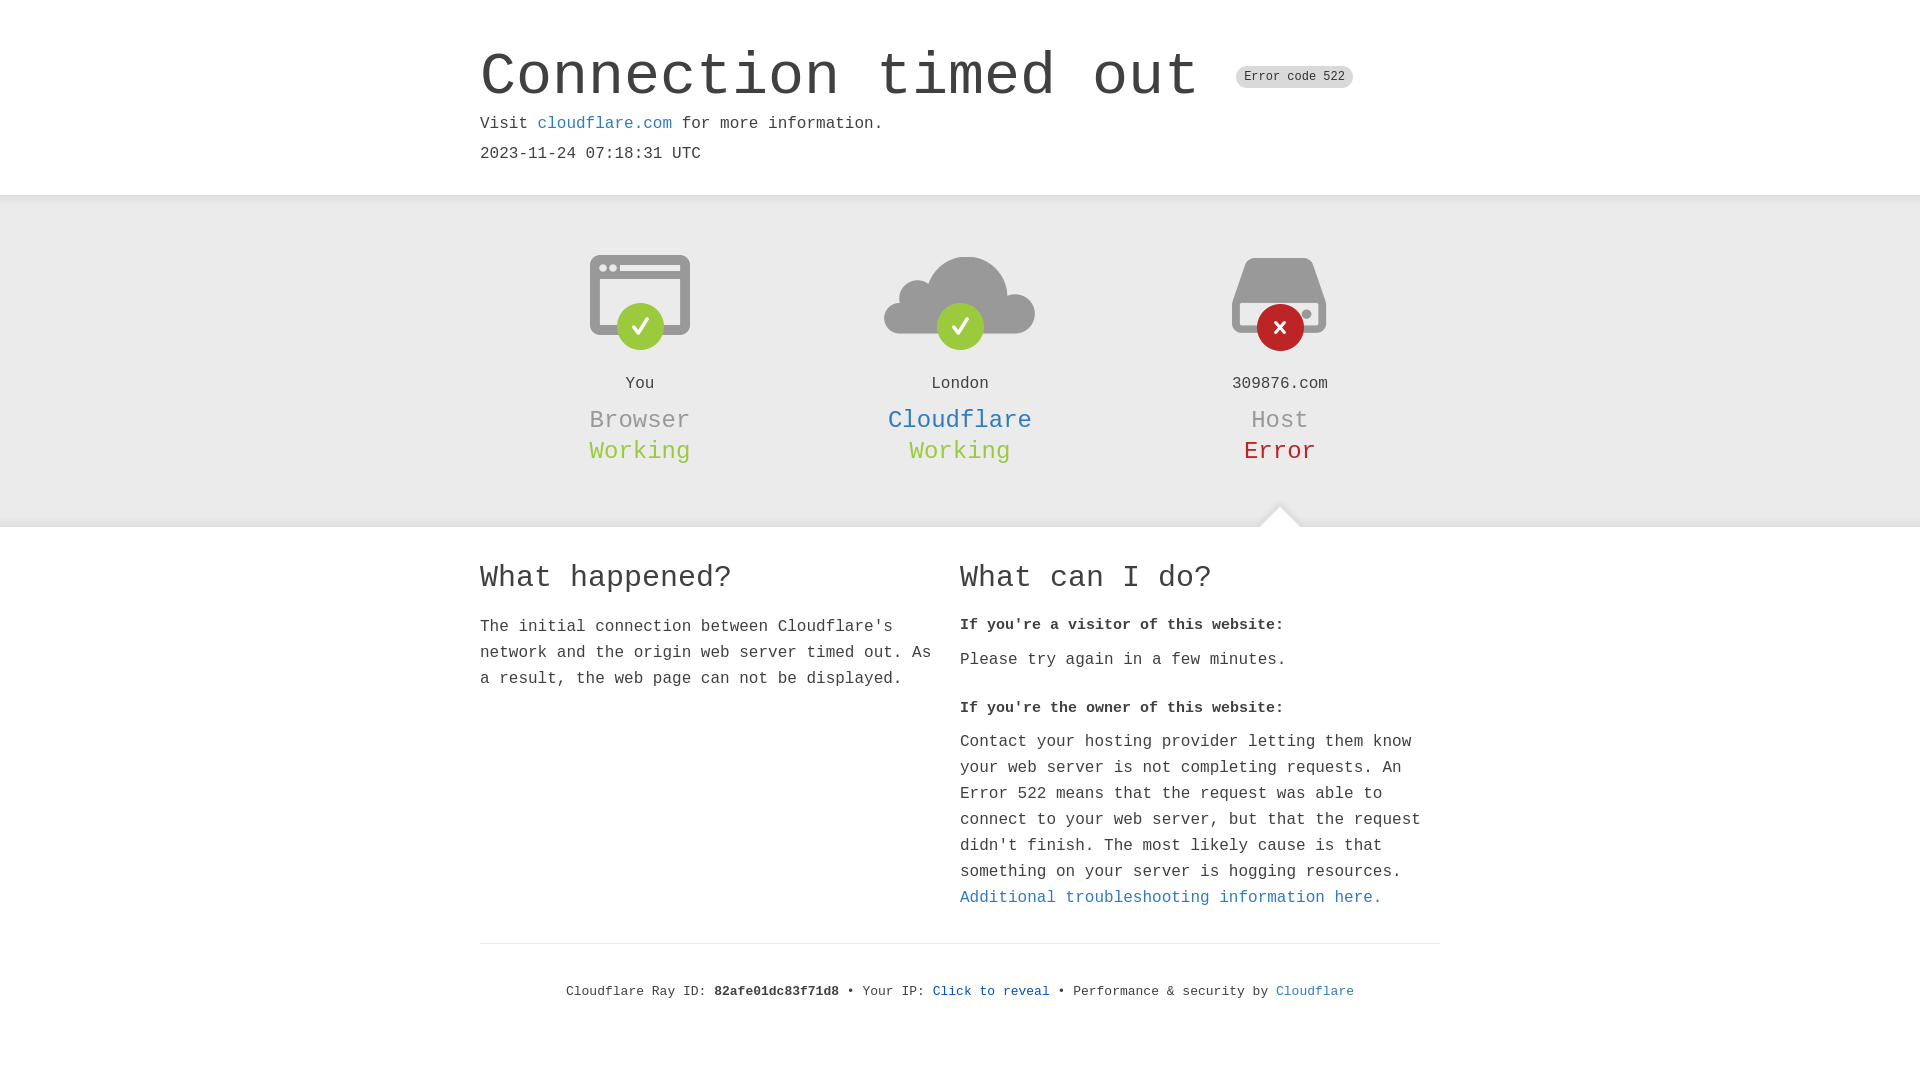 The image size is (1920, 1080). What do you see at coordinates (537, 123) in the screenshot?
I see `'cloudflare.com'` at bounding box center [537, 123].